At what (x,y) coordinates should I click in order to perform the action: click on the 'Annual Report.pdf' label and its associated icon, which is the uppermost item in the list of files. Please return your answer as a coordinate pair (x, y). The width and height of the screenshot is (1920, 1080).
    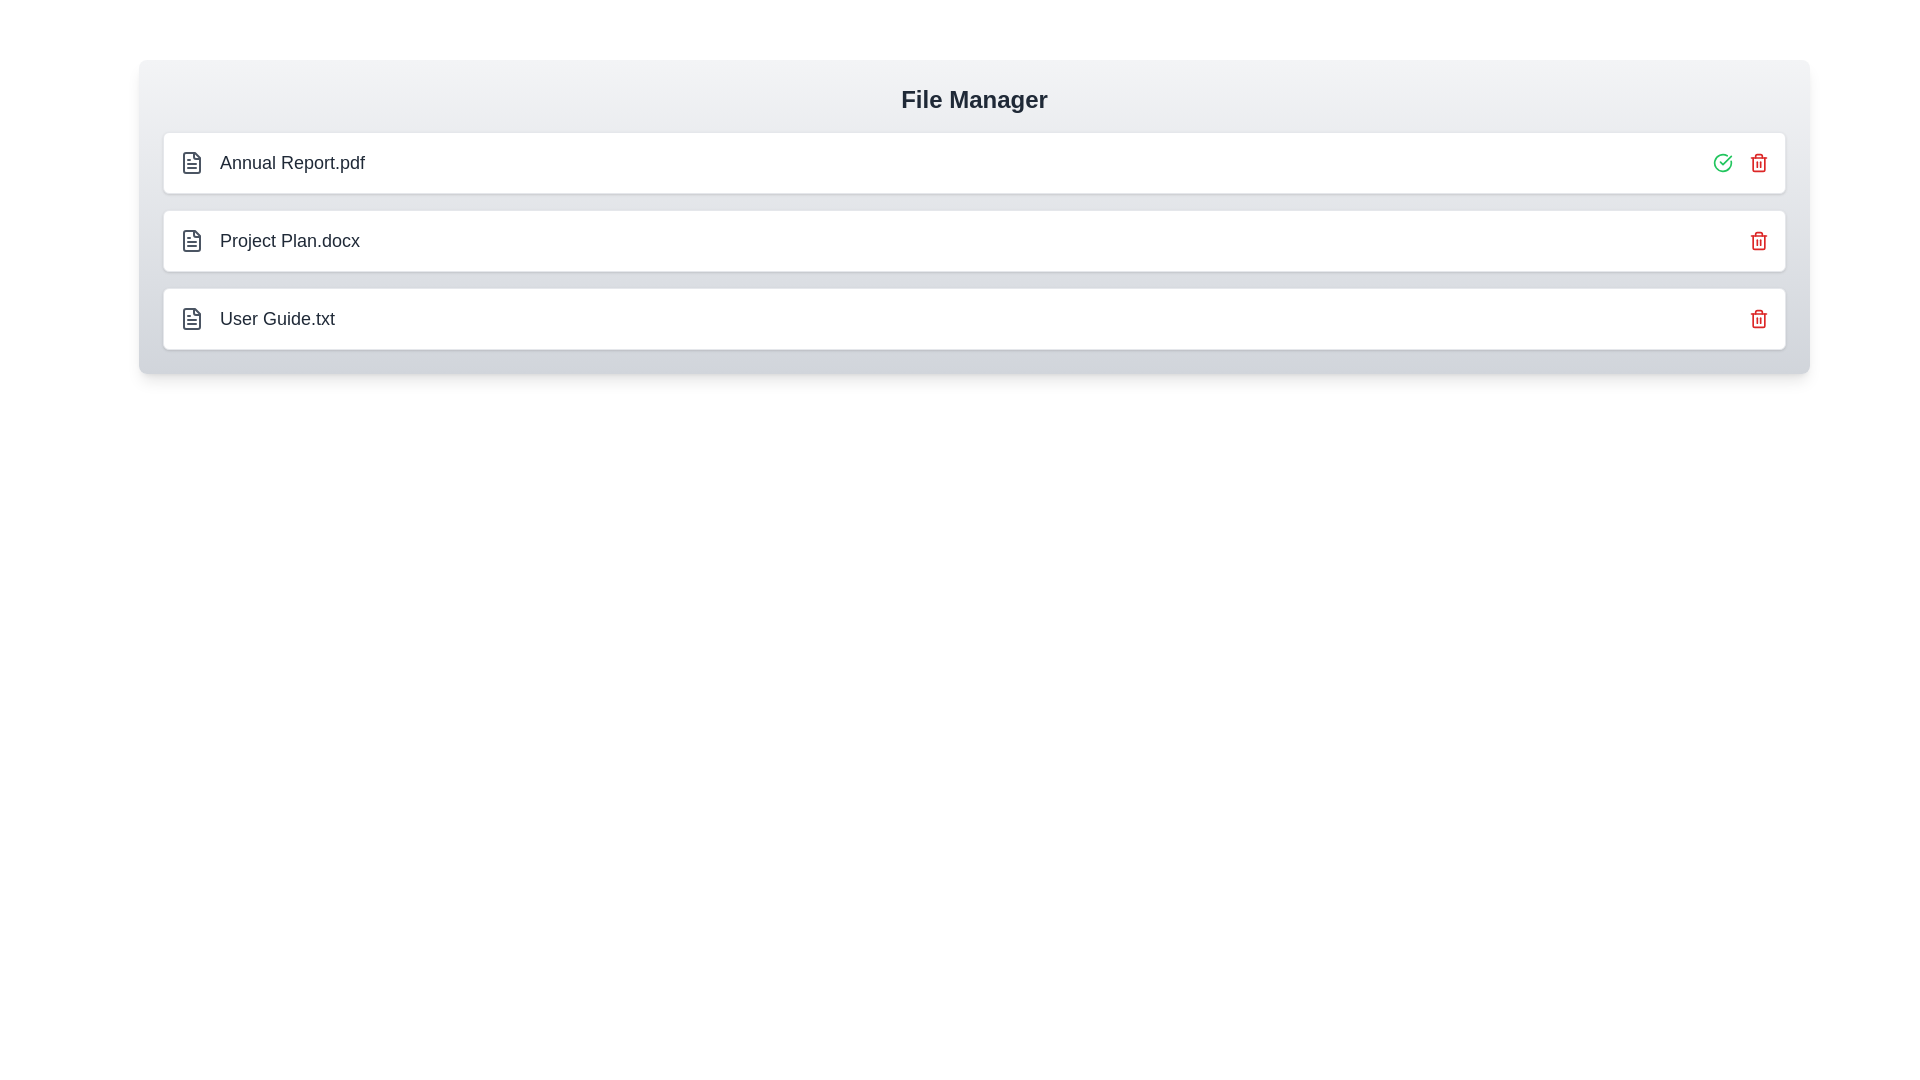
    Looking at the image, I should click on (271, 161).